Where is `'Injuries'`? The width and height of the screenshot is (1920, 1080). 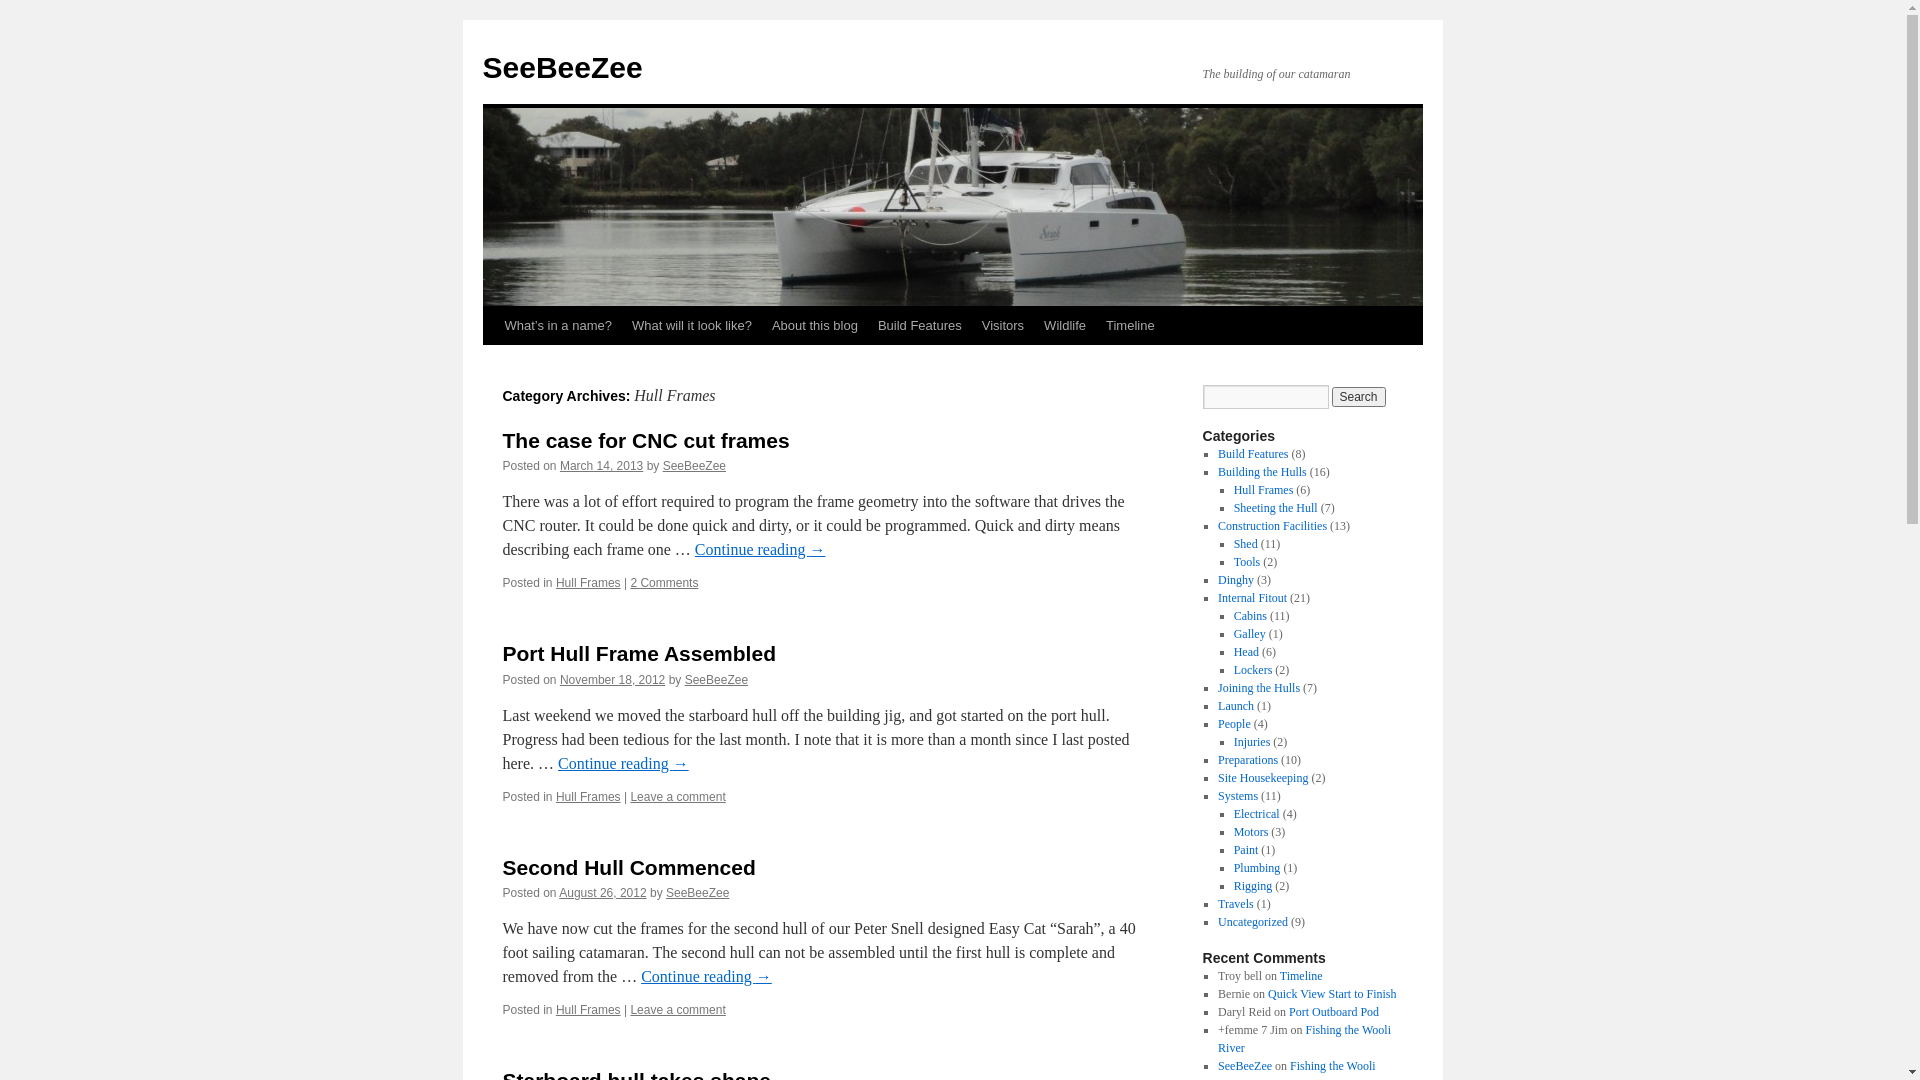
'Injuries' is located at coordinates (1251, 741).